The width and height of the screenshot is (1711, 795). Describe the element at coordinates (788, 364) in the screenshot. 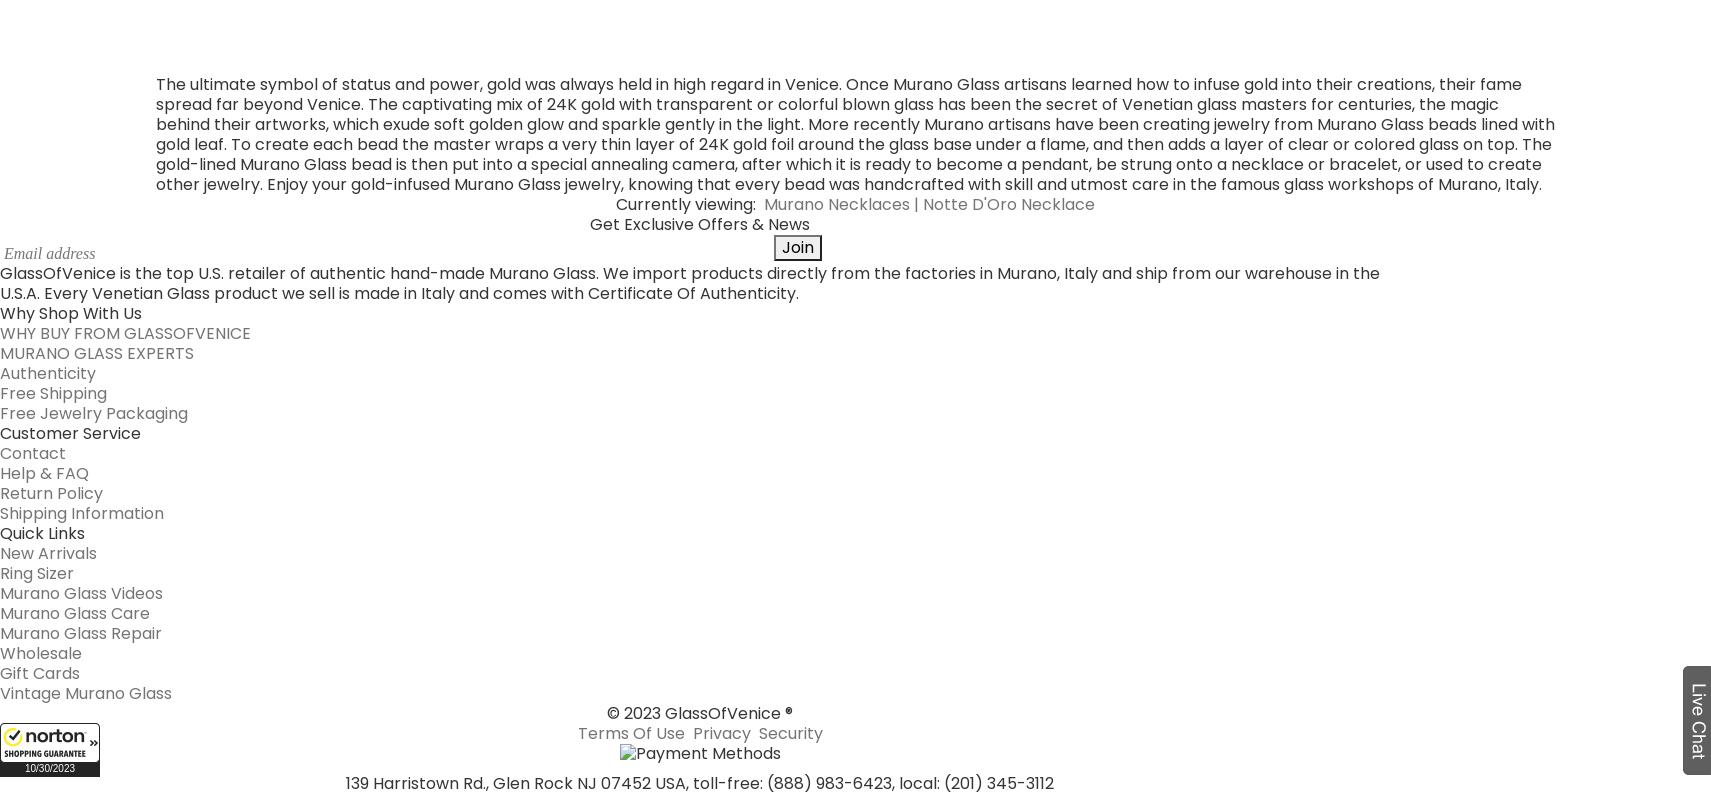

I see `'Security'` at that location.